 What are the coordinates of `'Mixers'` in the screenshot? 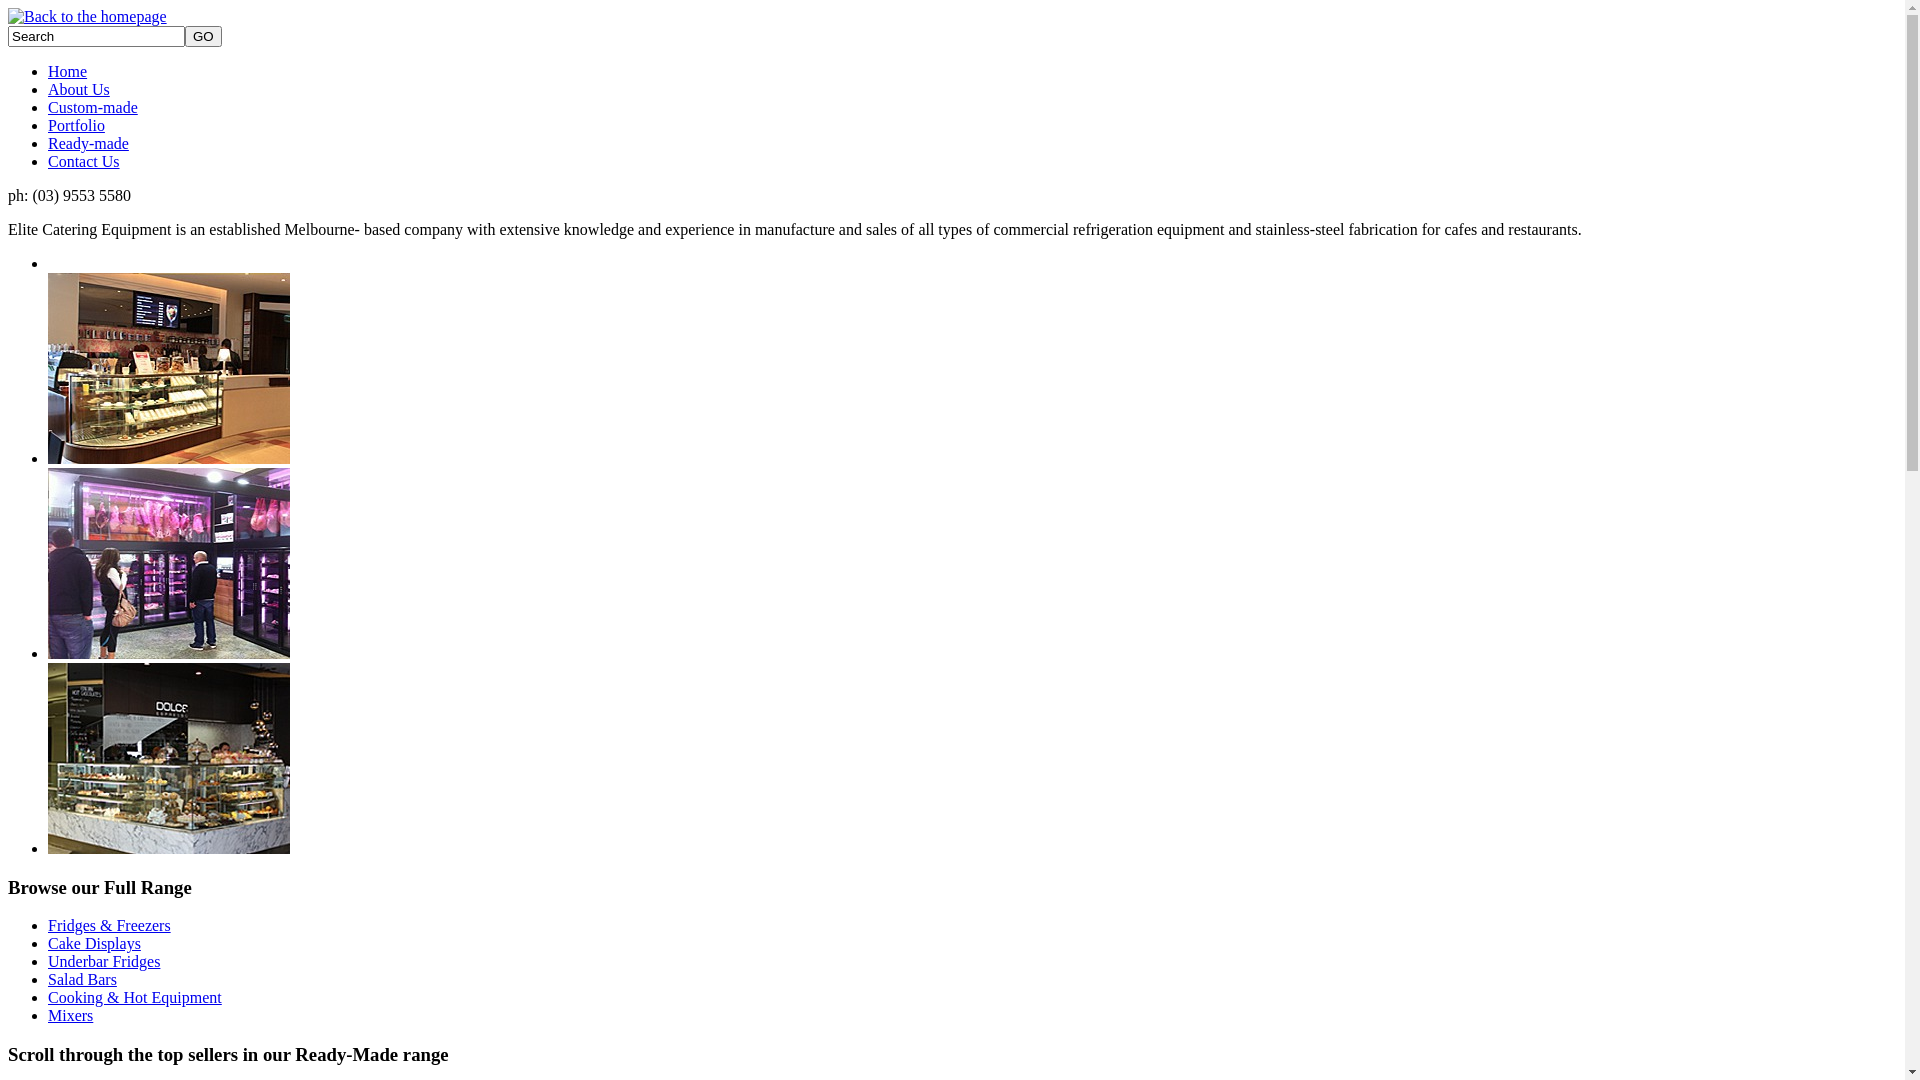 It's located at (70, 1015).